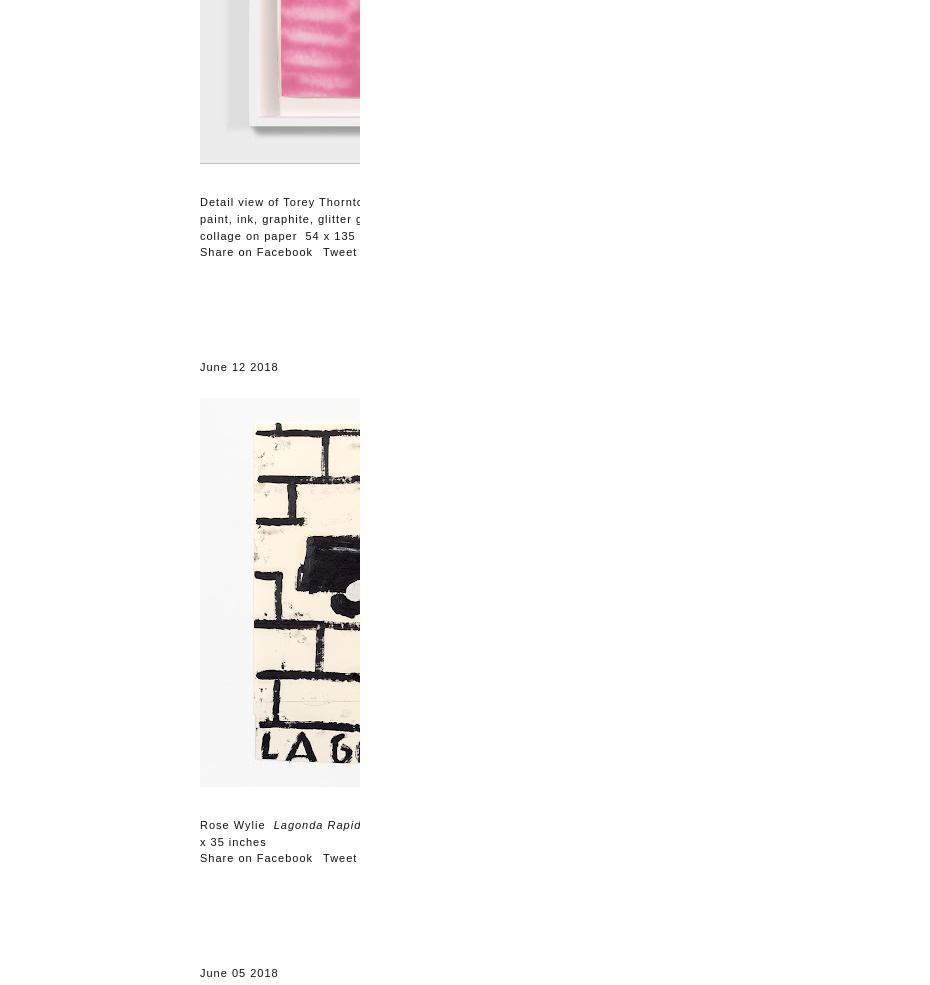  What do you see at coordinates (357, 824) in the screenshot?
I see `'Lagonda Rapida on brick wall'` at bounding box center [357, 824].